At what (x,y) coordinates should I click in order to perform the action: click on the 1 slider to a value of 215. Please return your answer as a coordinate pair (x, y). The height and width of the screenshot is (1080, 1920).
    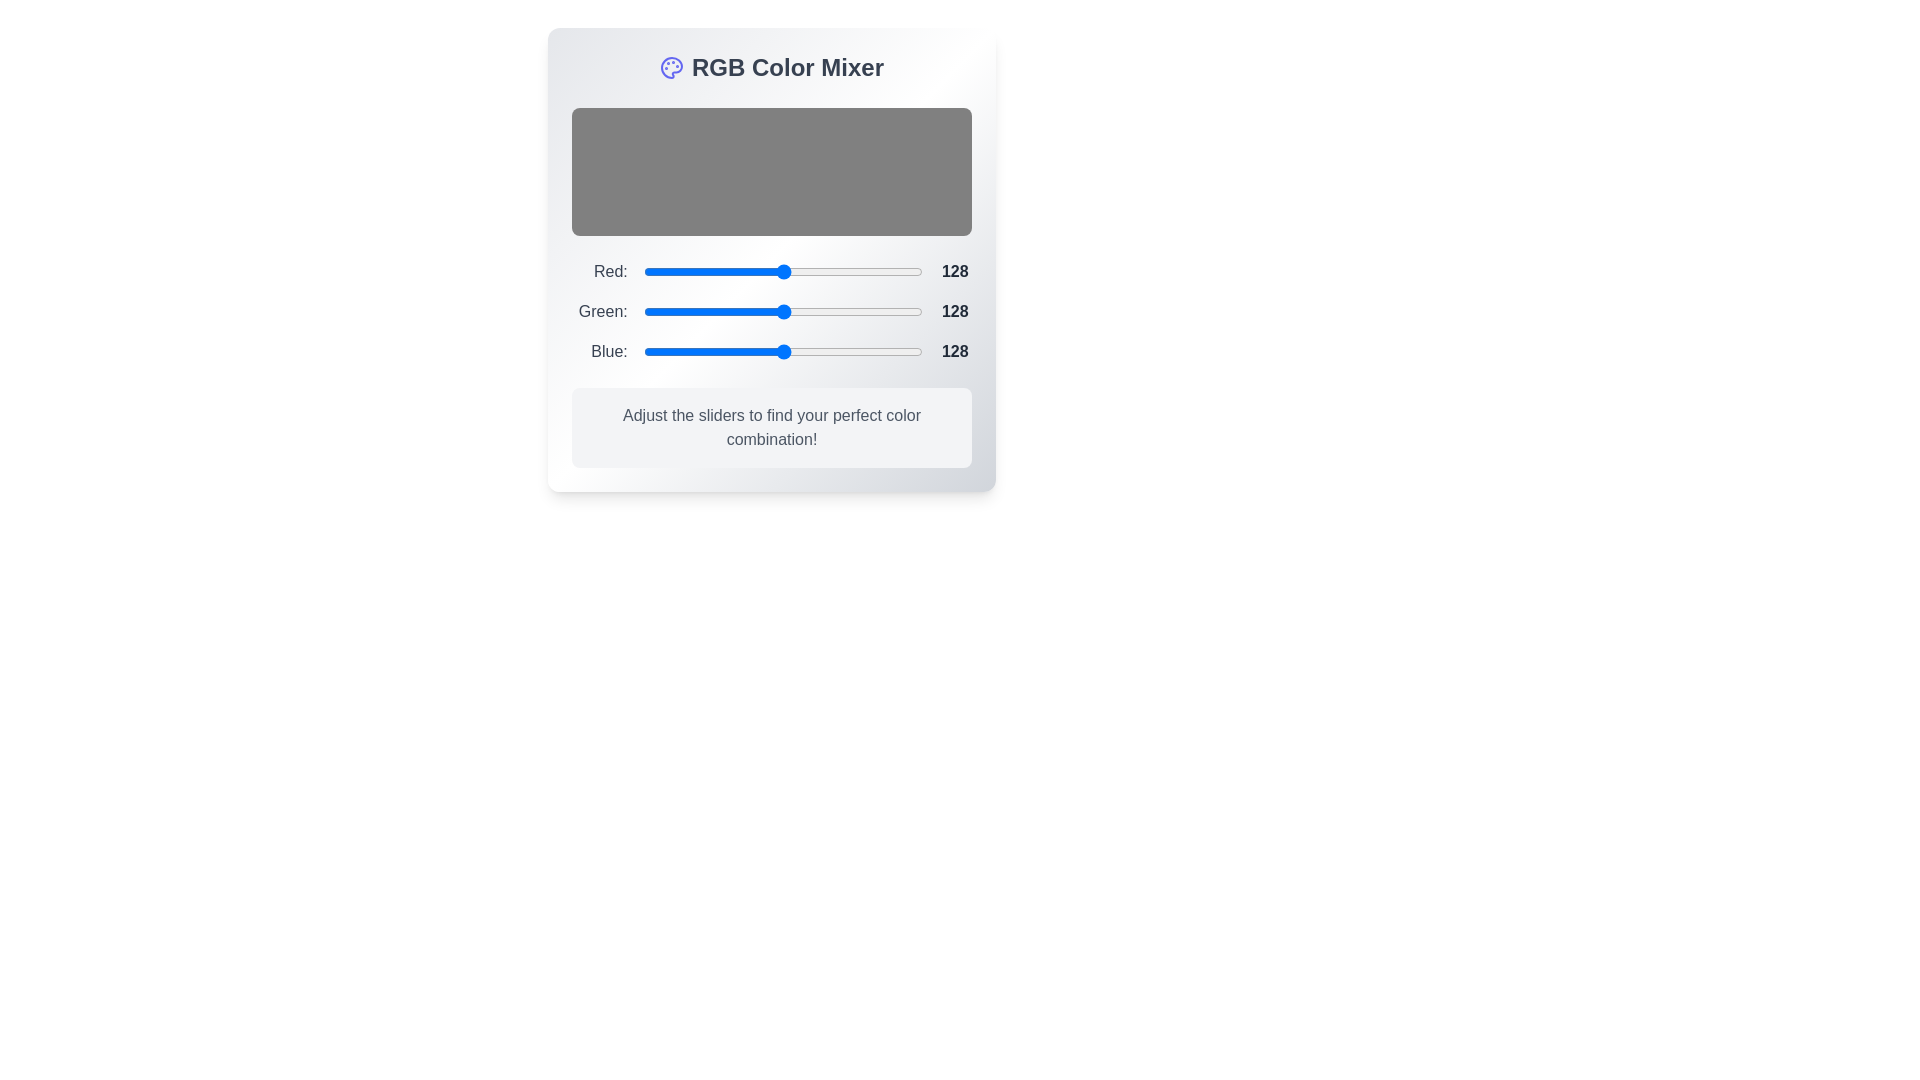
    Looking at the image, I should click on (899, 312).